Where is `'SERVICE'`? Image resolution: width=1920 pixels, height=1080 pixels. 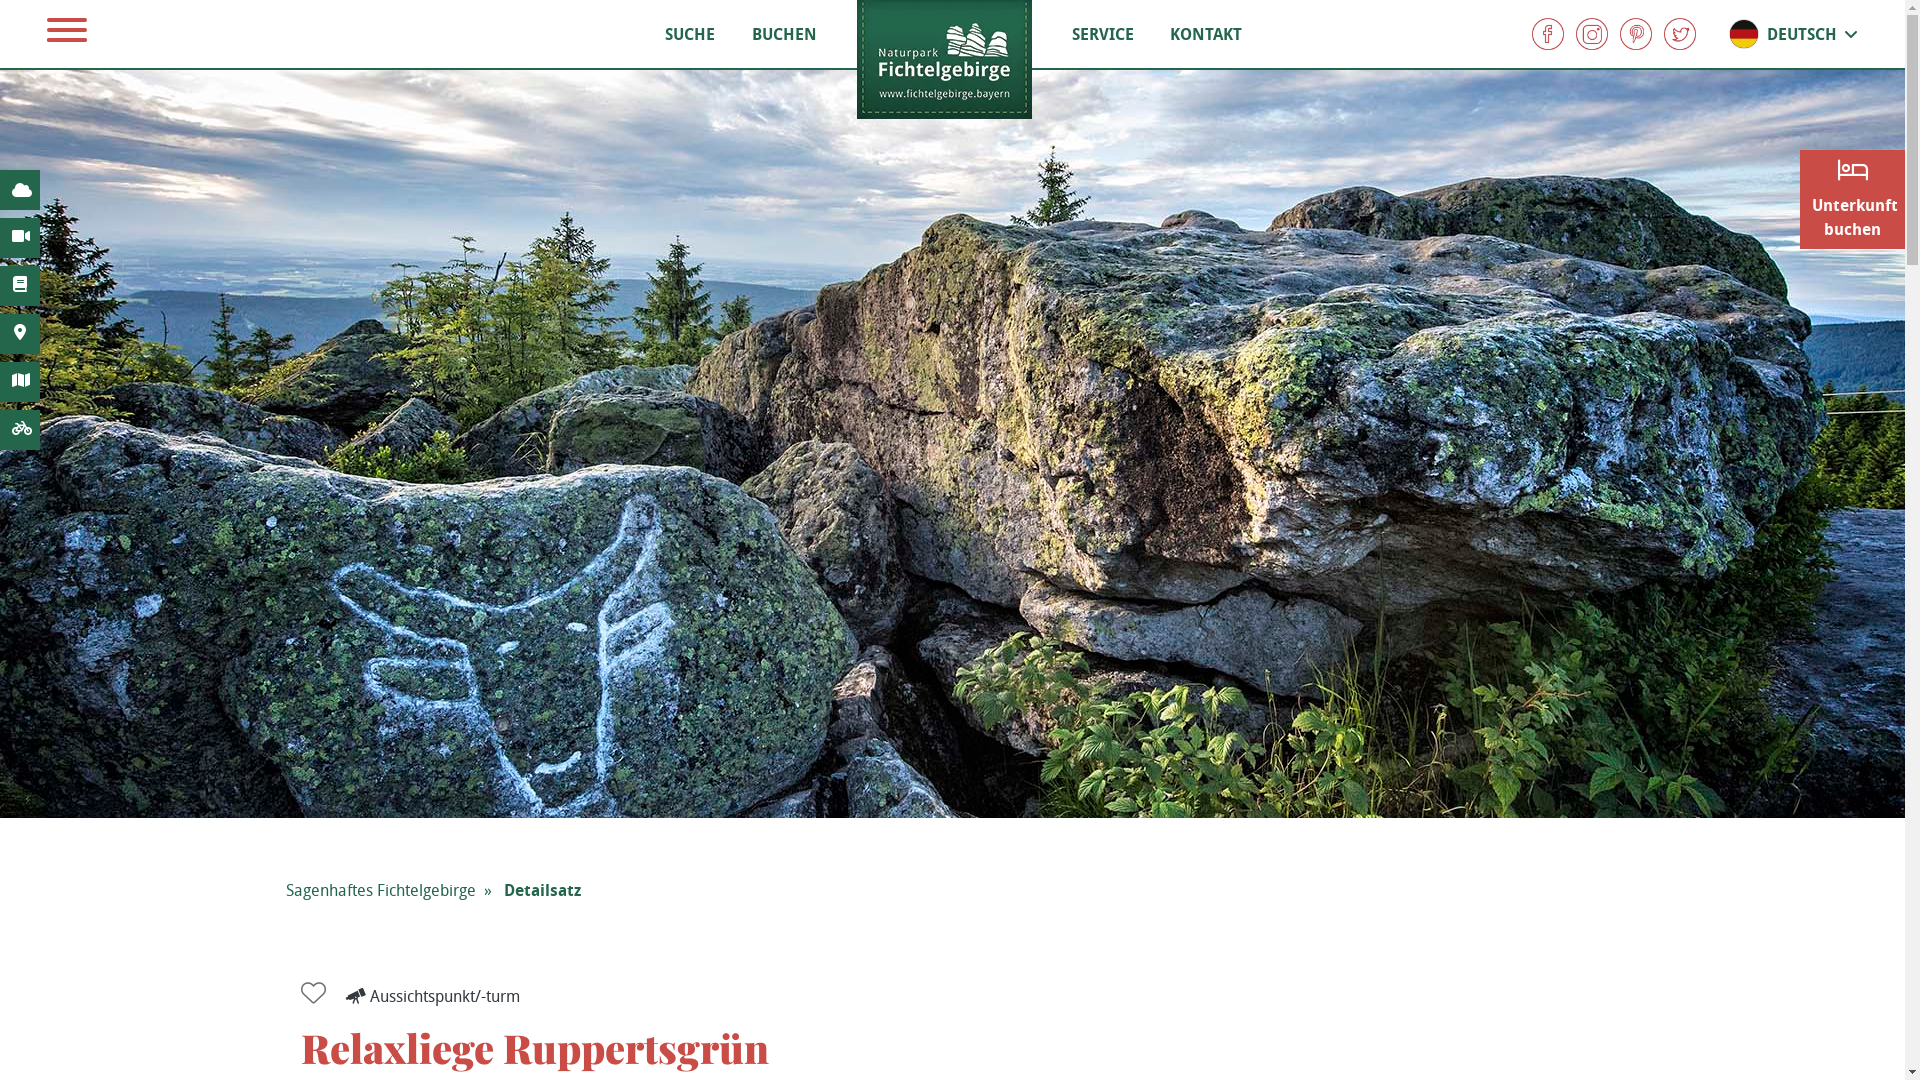
'SERVICE' is located at coordinates (1102, 34).